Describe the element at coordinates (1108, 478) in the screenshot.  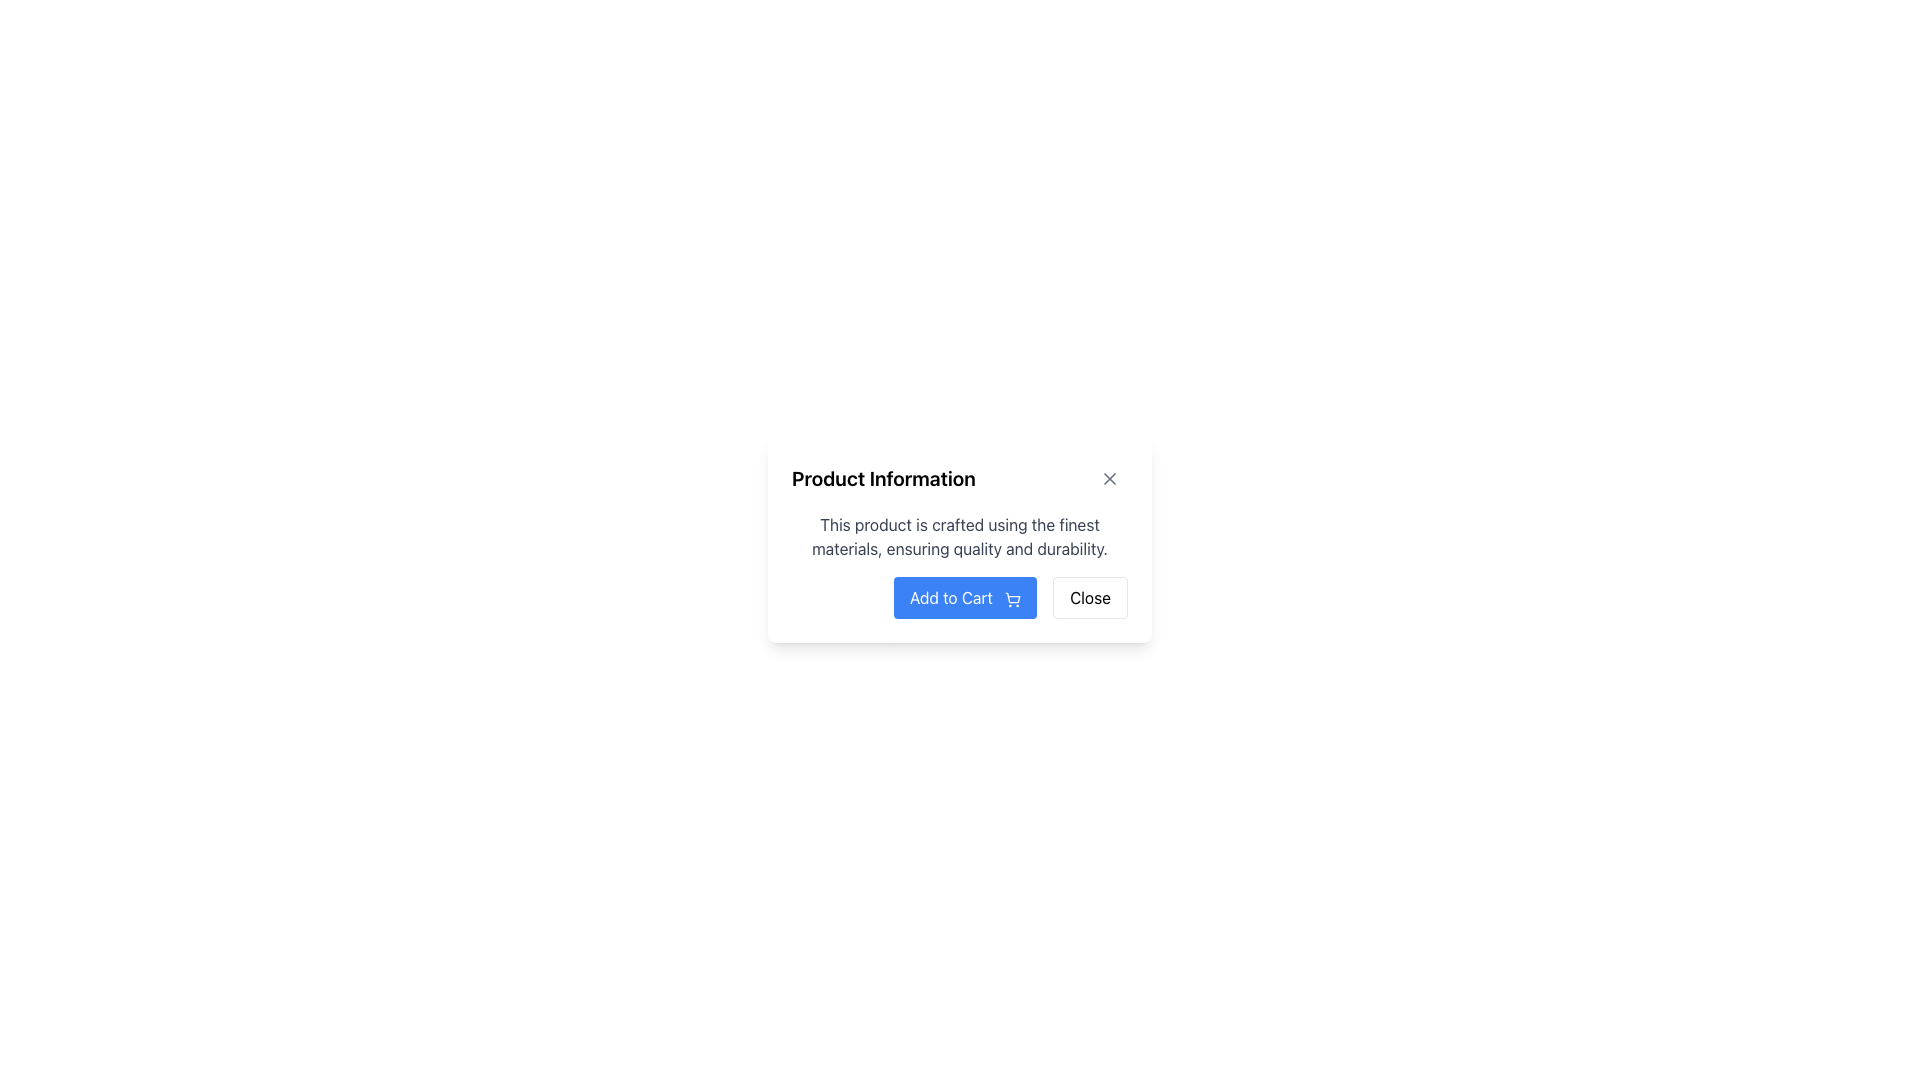
I see `the close icon located at the top-right corner of the 'Product Information' modal dialog, which visually represents the close action for the modal` at that location.